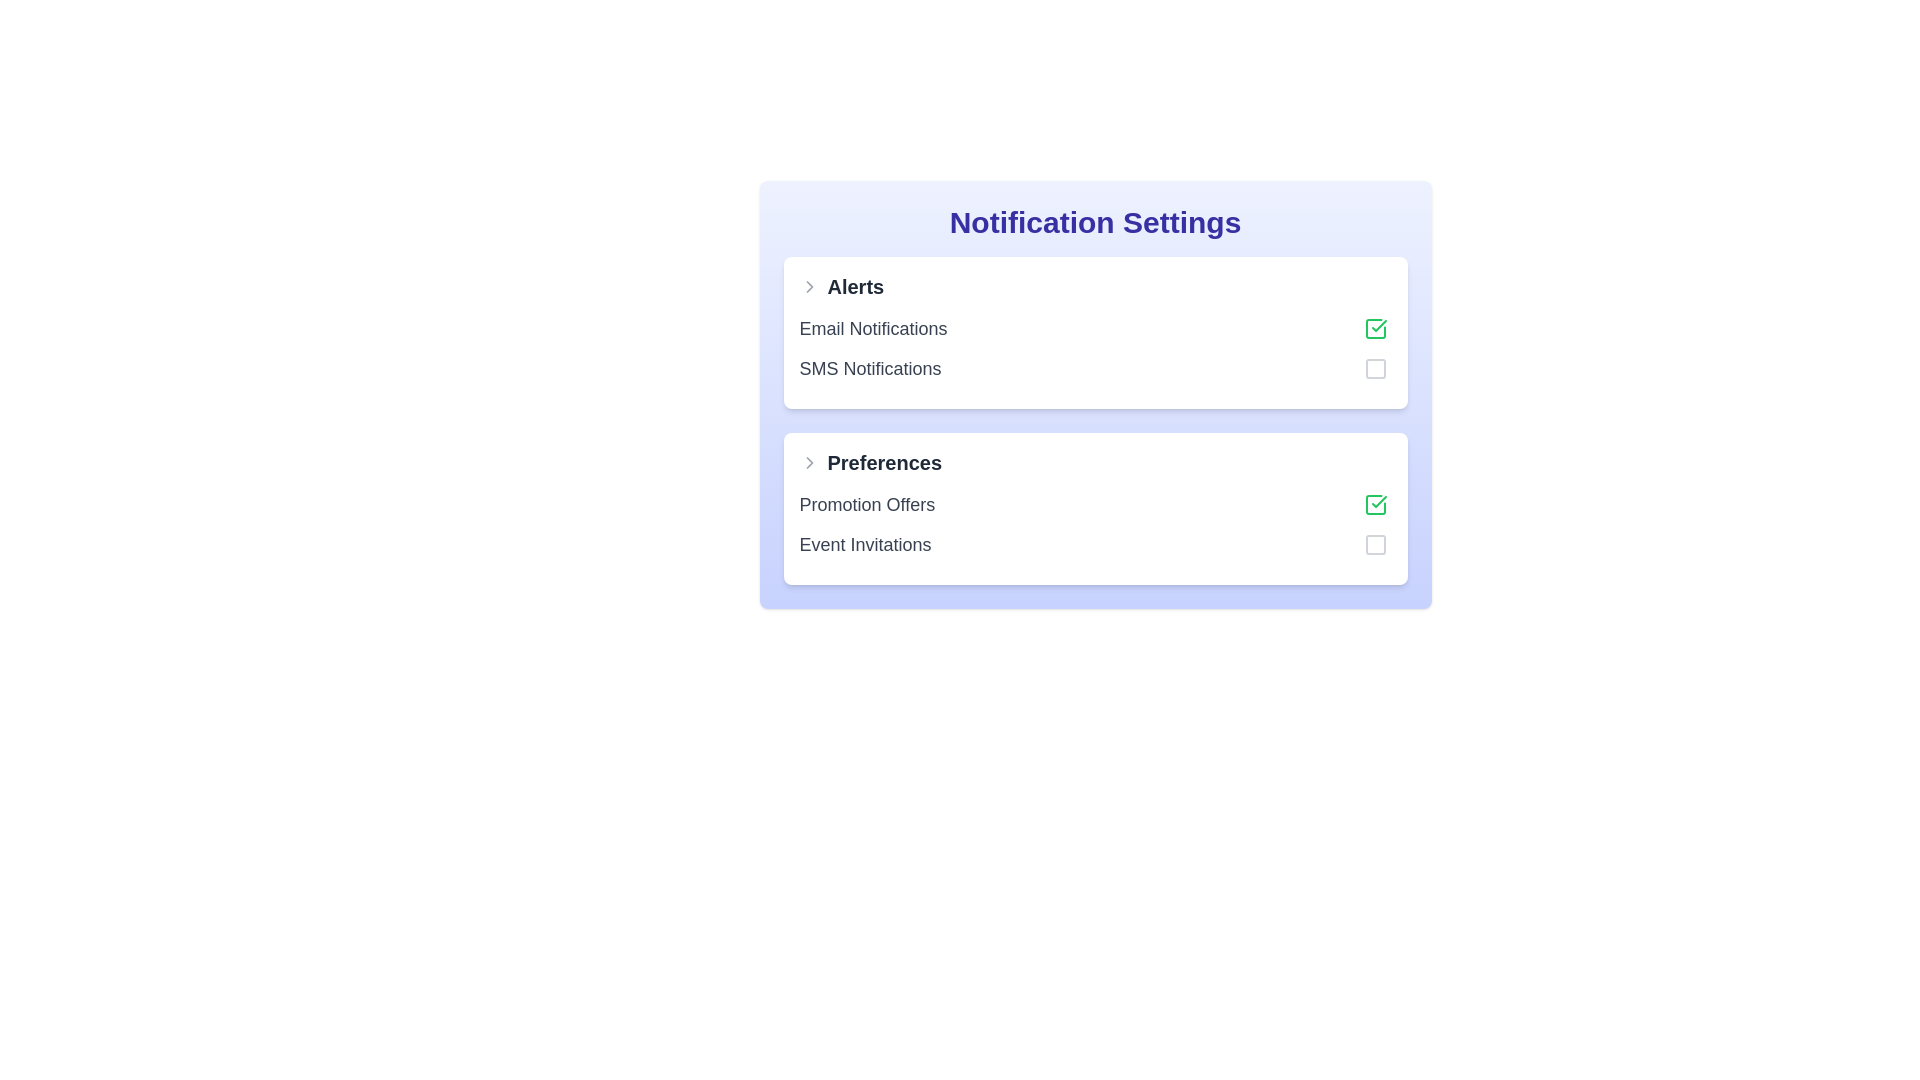 Image resolution: width=1920 pixels, height=1080 pixels. What do you see at coordinates (1094, 327) in the screenshot?
I see `the uppermost item in the 'Alerts' subsection of the 'Notification Settings' panel` at bounding box center [1094, 327].